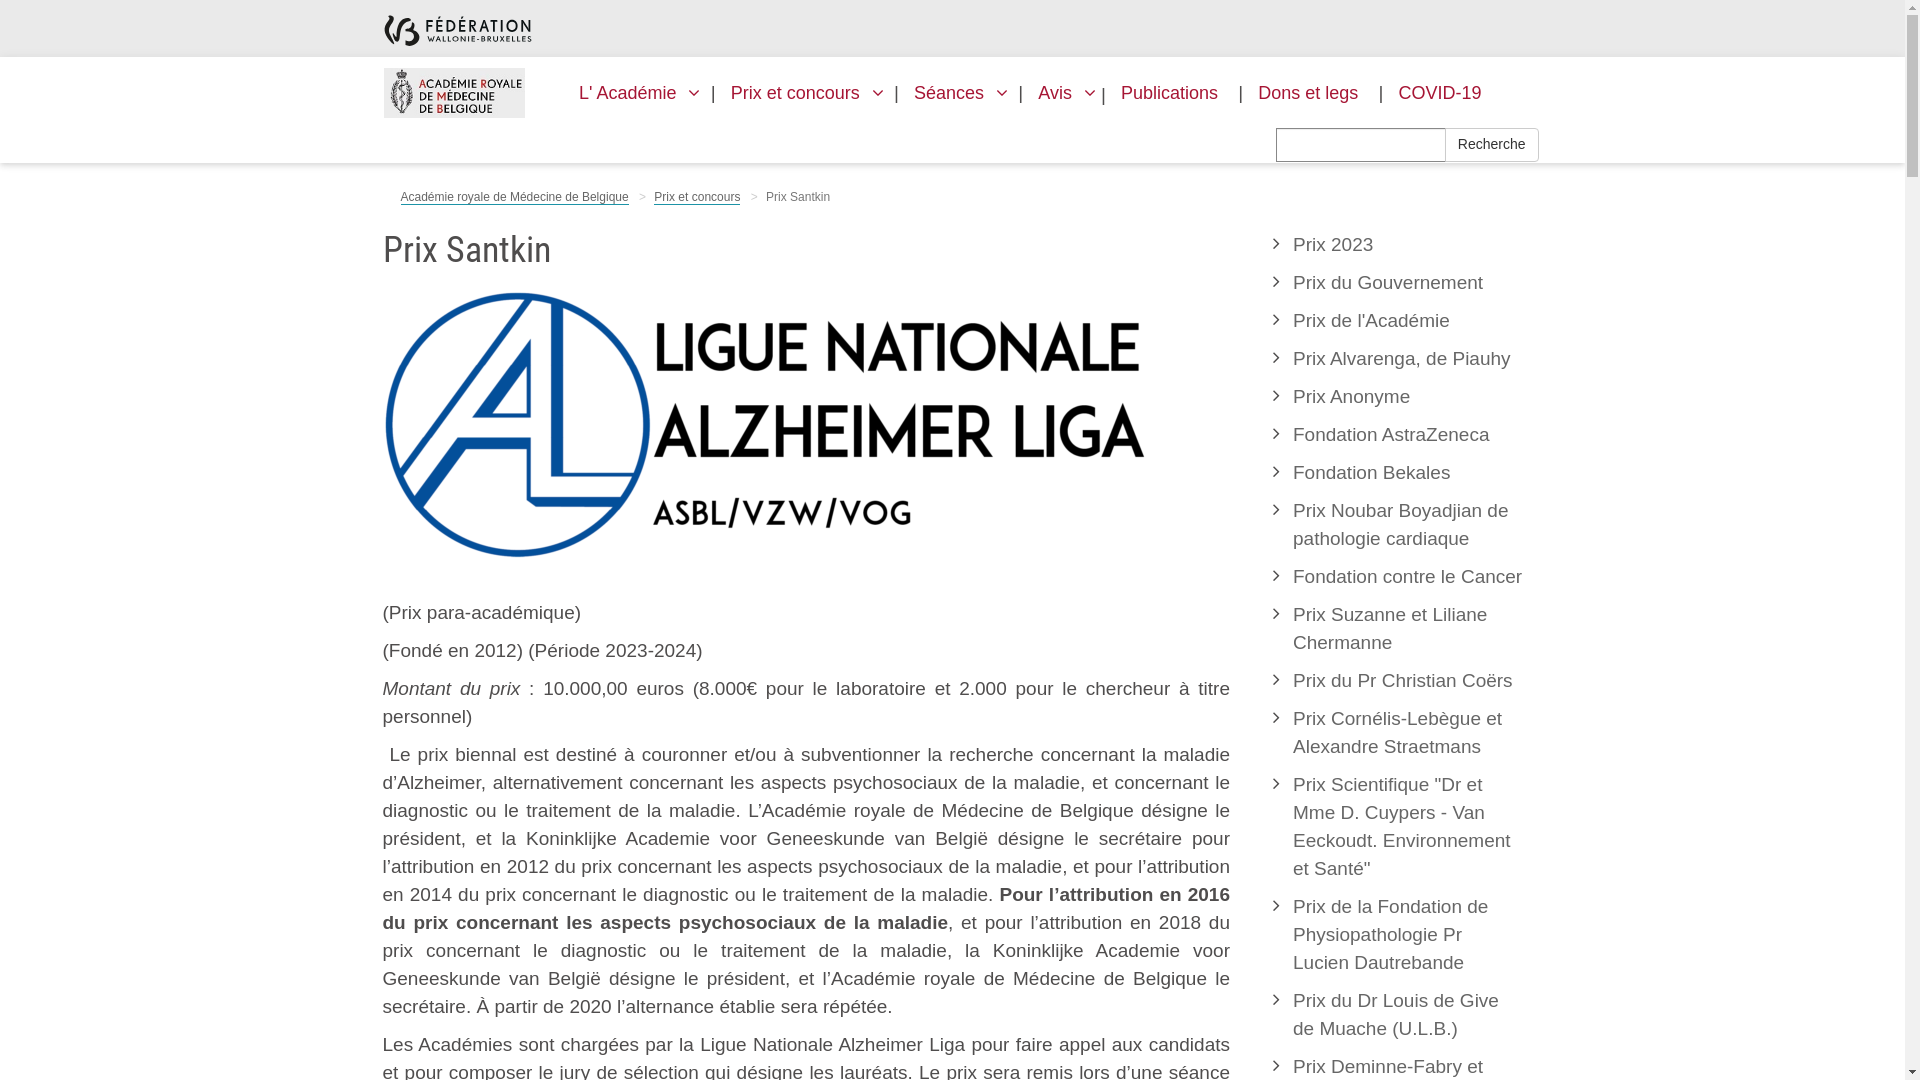  I want to click on 'Prix Suzanne et Liliane Chermanne', so click(1406, 627).